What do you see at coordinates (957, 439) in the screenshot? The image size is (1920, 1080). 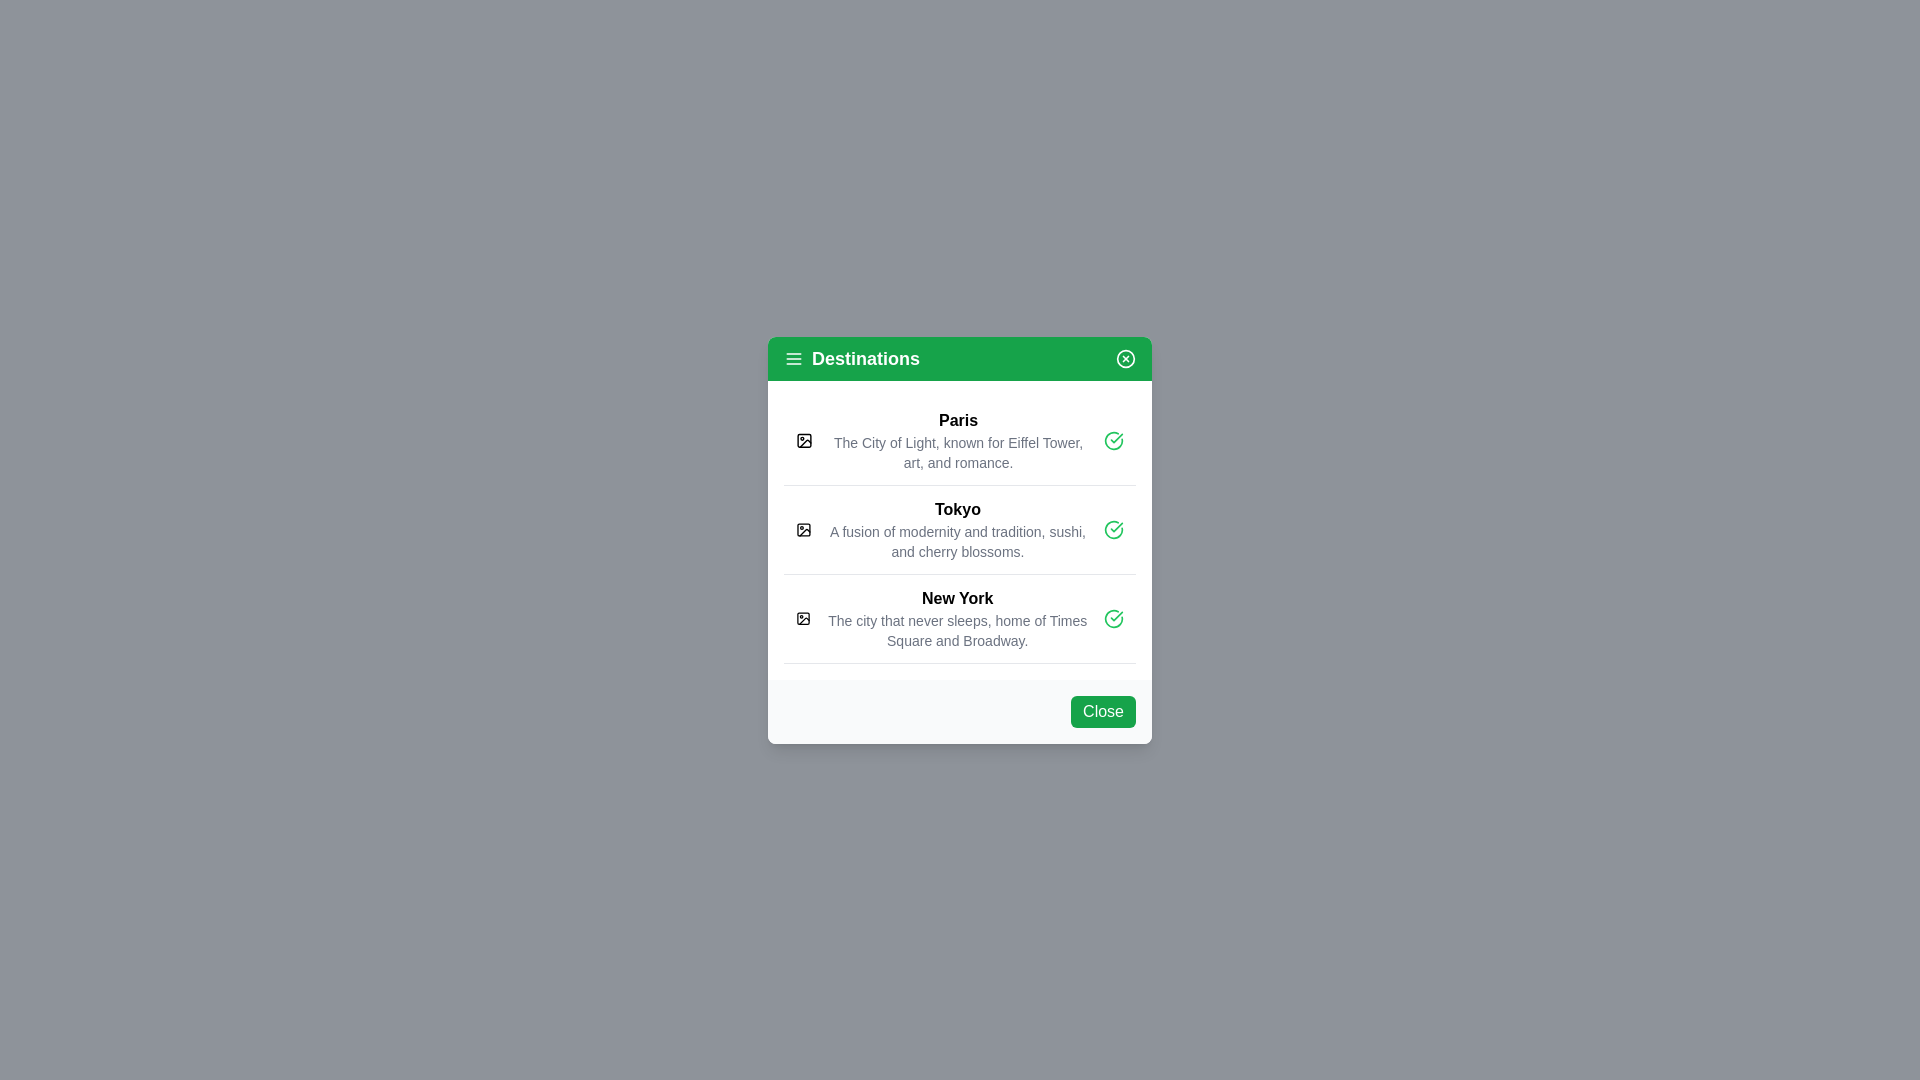 I see `text displayed in the Text Display Component for the destination 'Paris', which includes highlights or significance of the location` at bounding box center [957, 439].